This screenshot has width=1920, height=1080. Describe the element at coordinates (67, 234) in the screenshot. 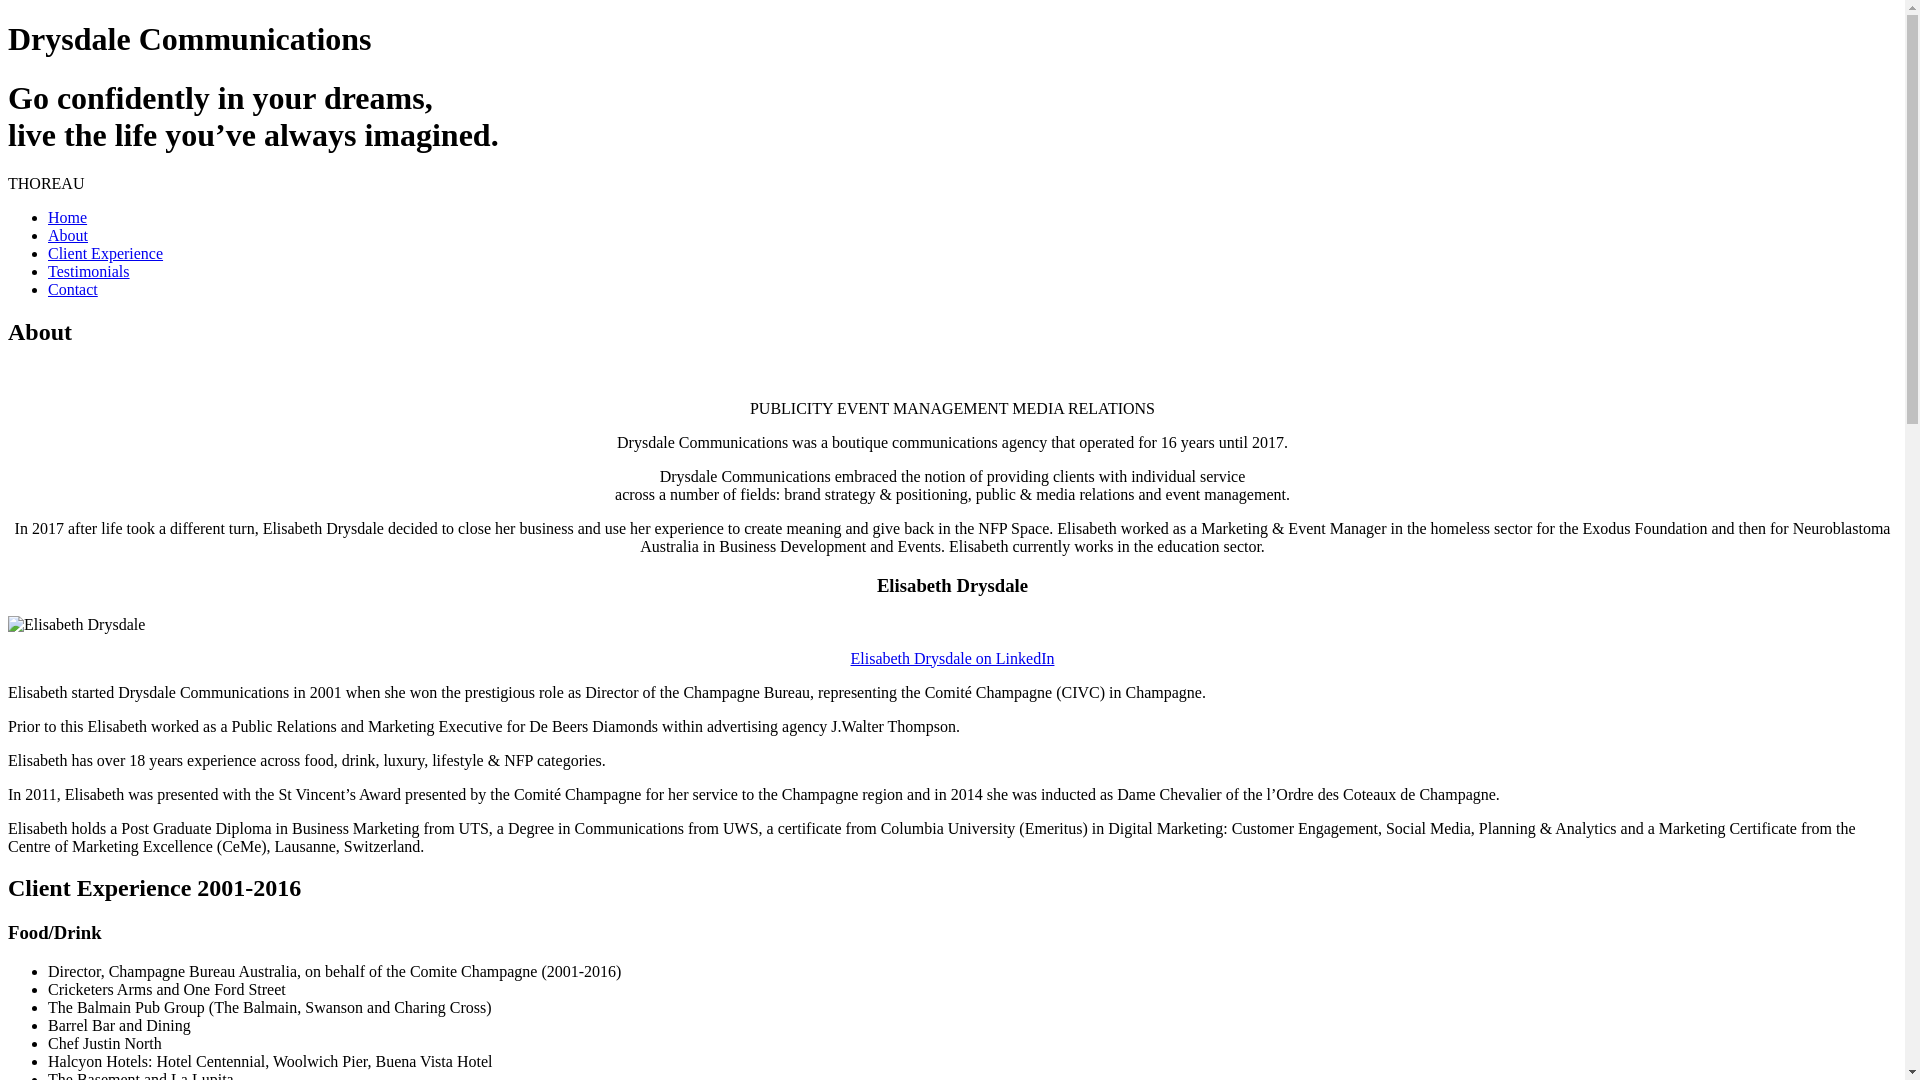

I see `'About'` at that location.